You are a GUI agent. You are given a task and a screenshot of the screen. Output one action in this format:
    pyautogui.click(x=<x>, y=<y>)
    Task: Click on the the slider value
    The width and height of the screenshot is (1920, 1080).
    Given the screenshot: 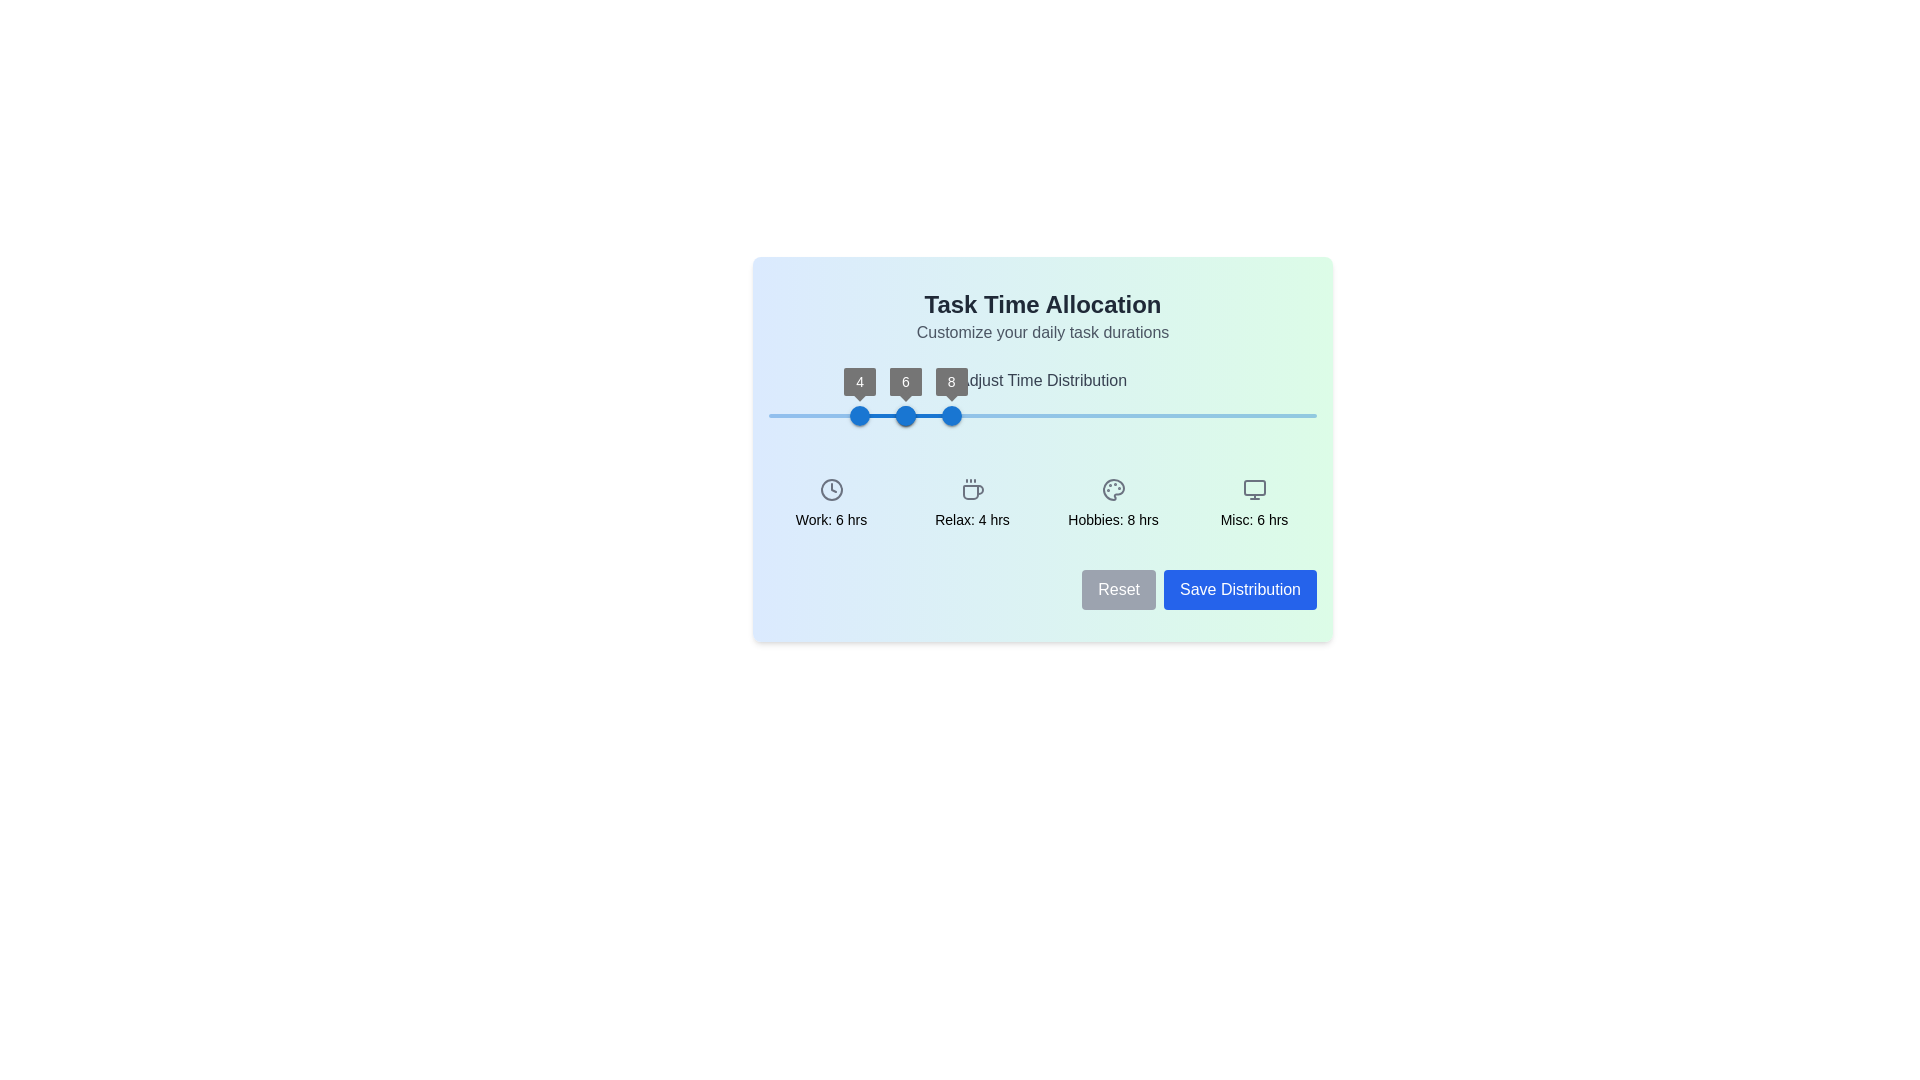 What is the action you would take?
    pyautogui.click(x=805, y=415)
    